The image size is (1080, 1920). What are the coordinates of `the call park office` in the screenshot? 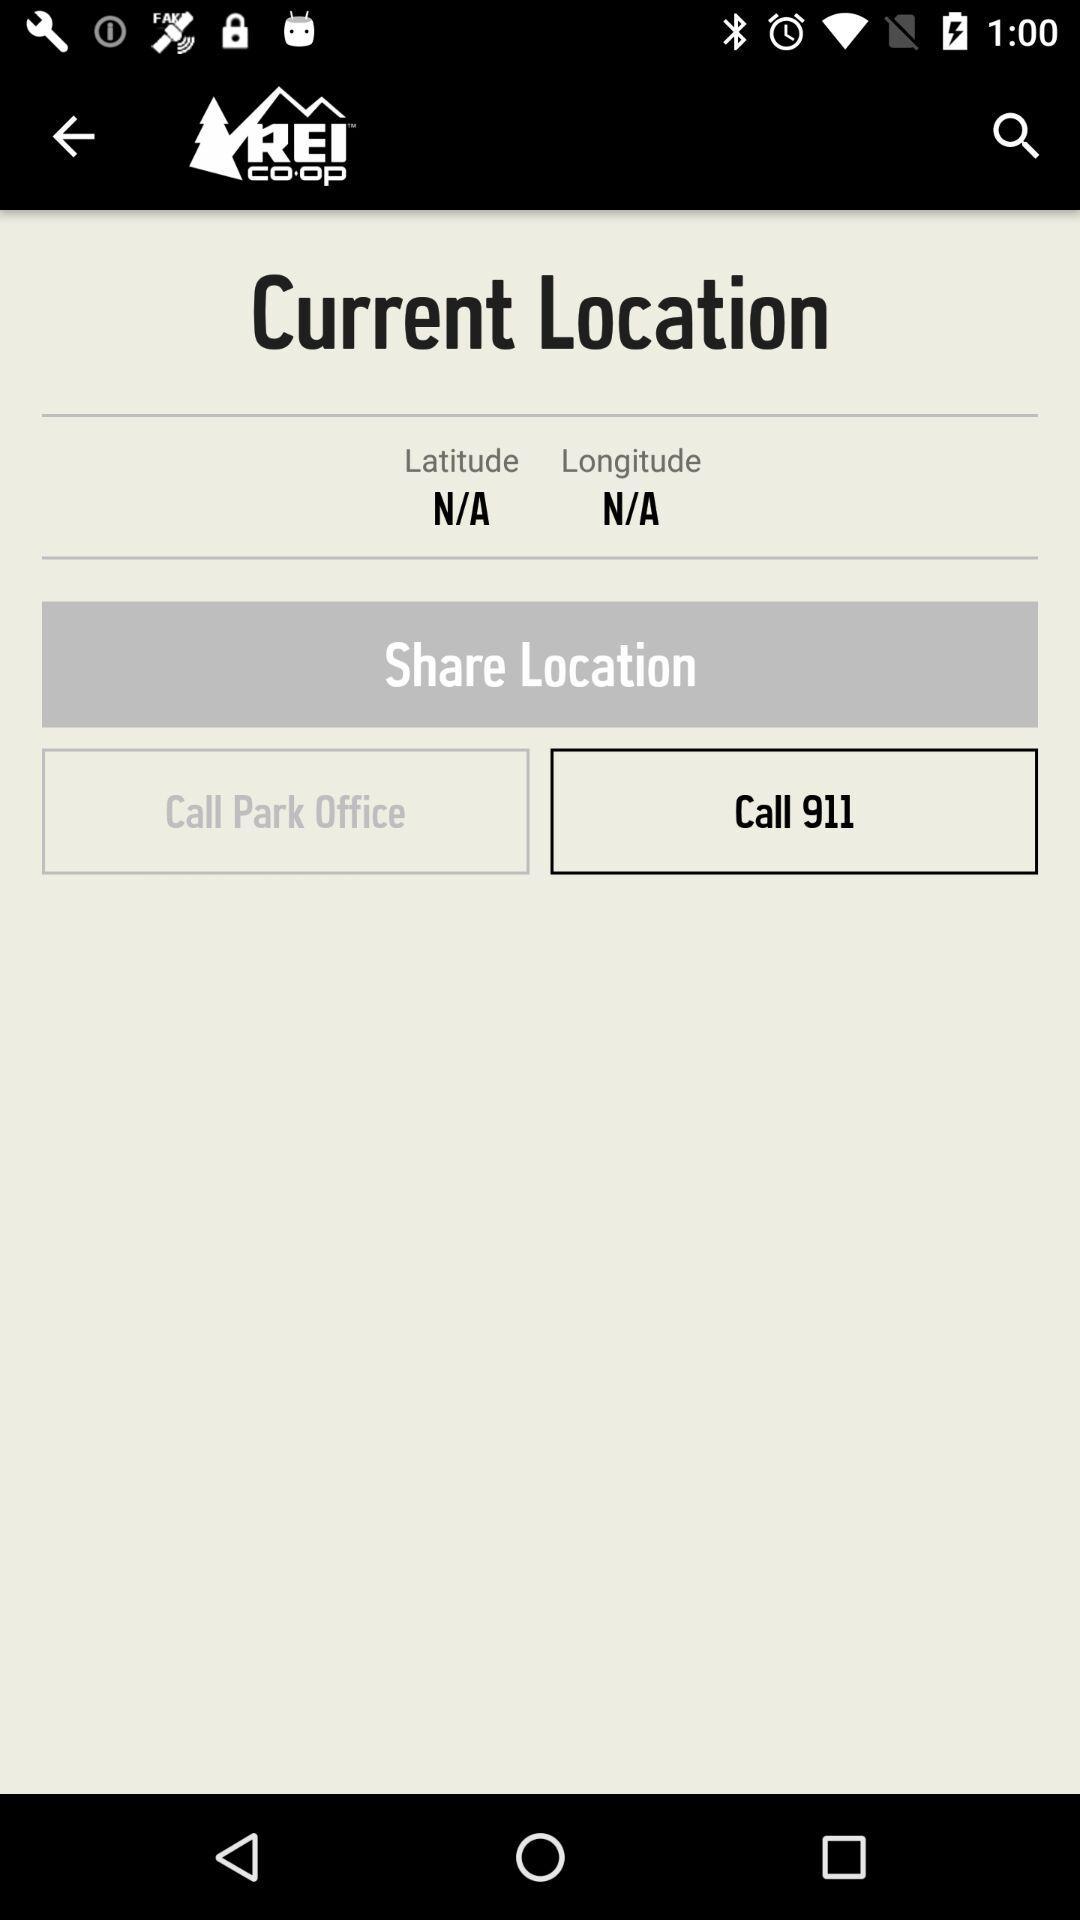 It's located at (285, 811).